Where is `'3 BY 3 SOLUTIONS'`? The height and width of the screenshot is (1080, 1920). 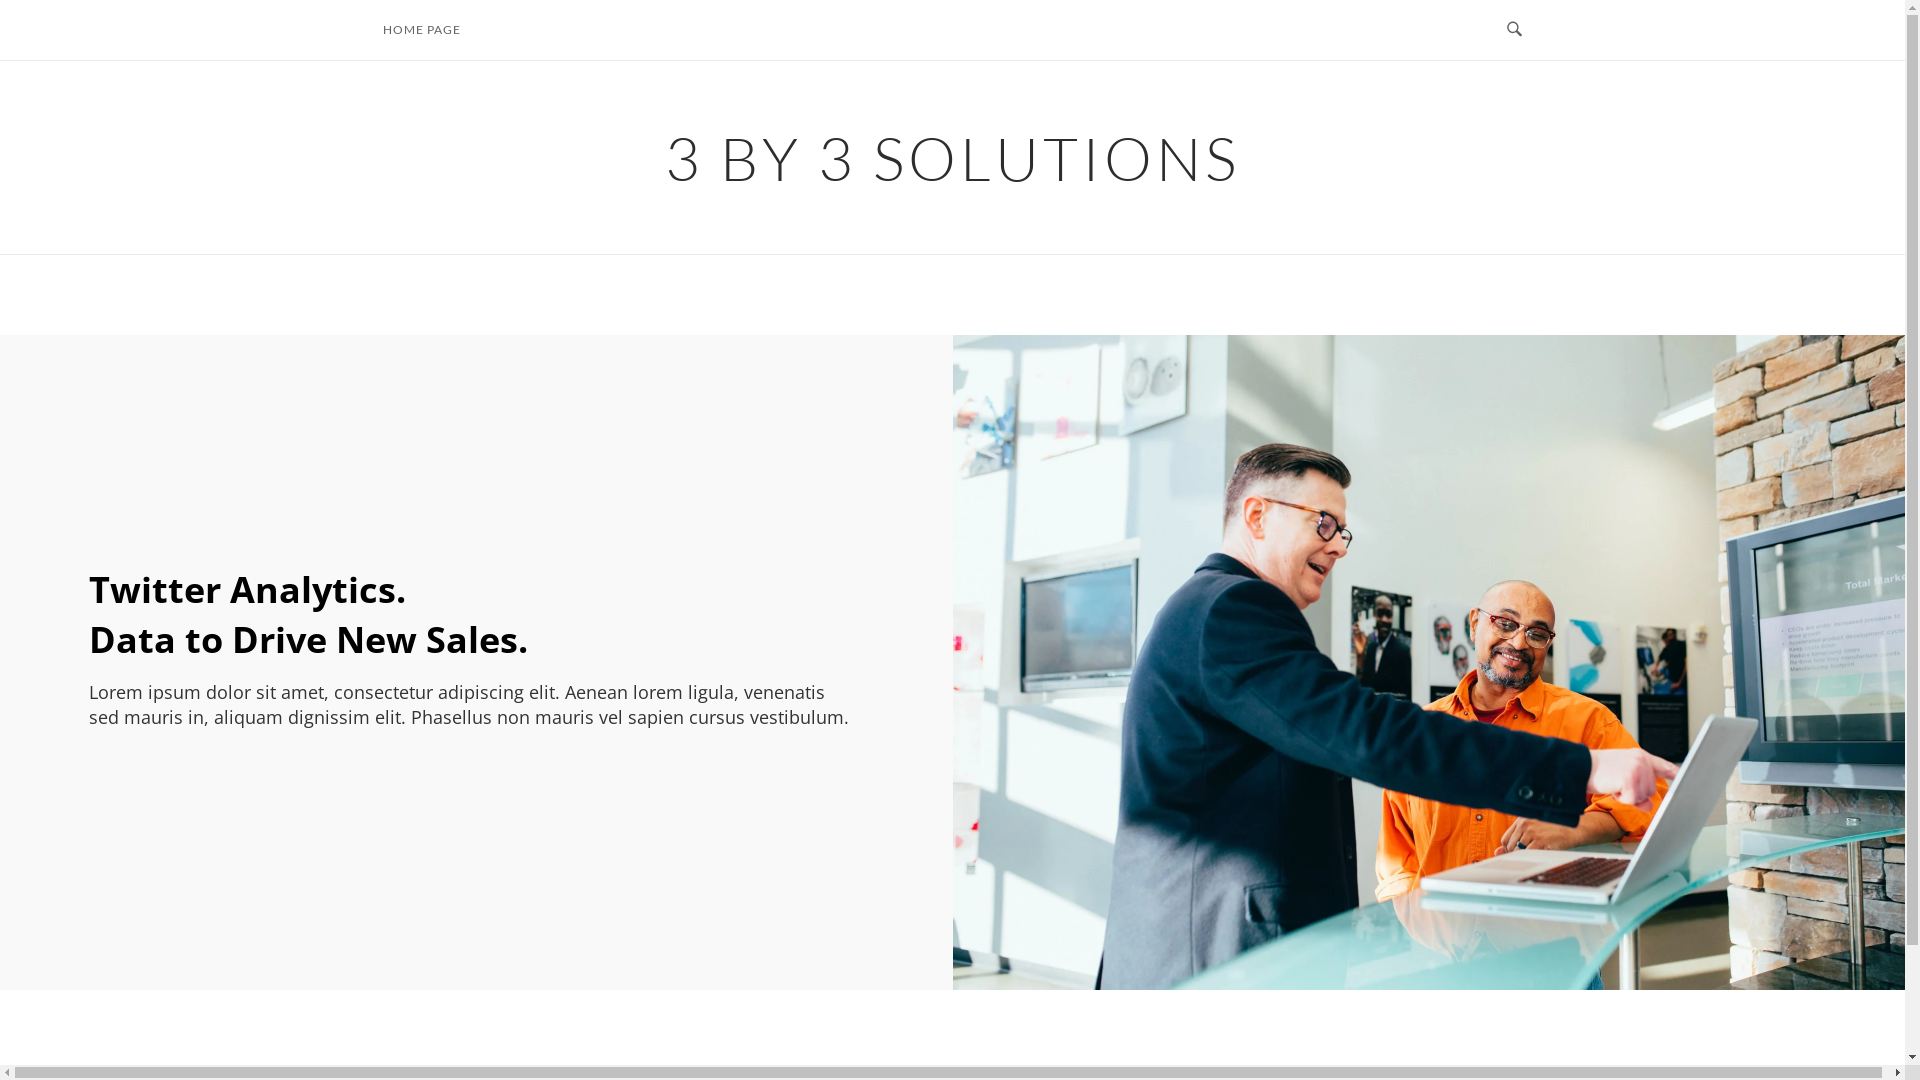
'3 BY 3 SOLUTIONS' is located at coordinates (951, 156).